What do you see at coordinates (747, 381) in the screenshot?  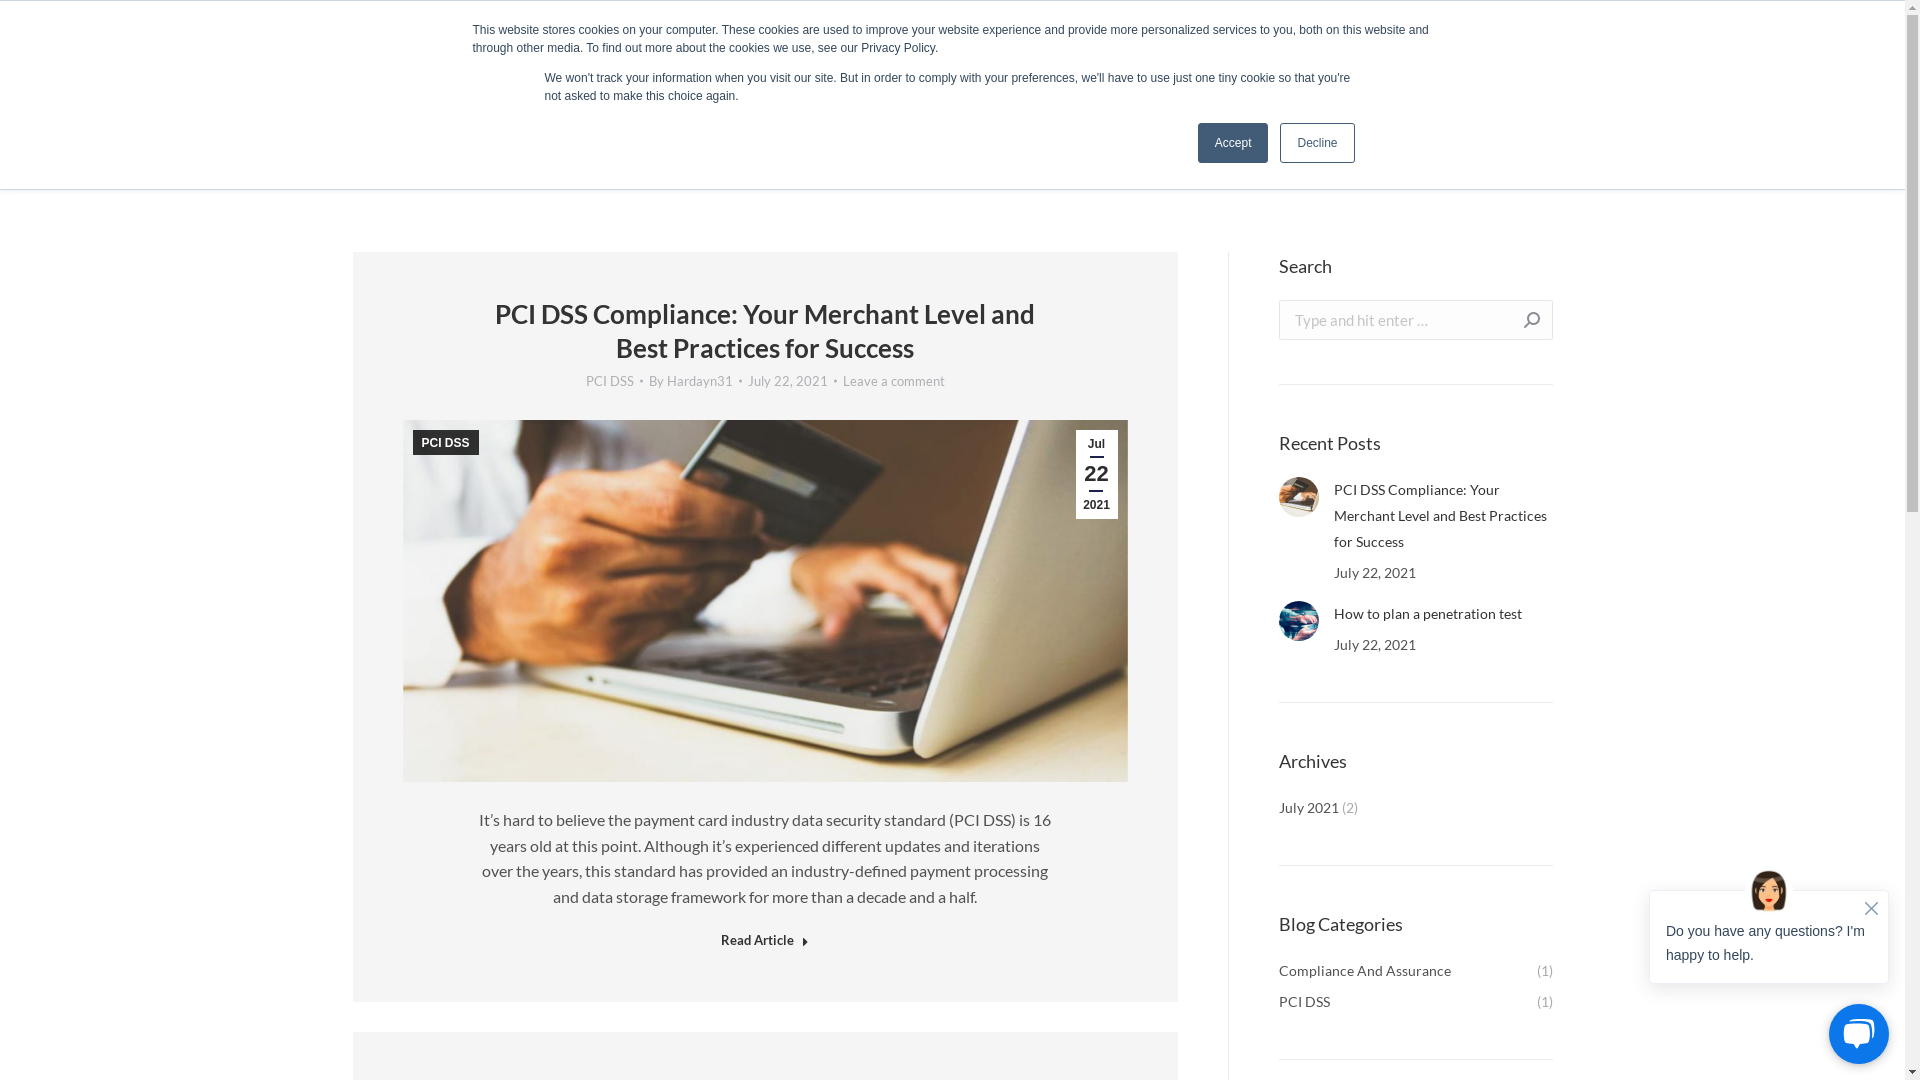 I see `'July 22, 2021'` at bounding box center [747, 381].